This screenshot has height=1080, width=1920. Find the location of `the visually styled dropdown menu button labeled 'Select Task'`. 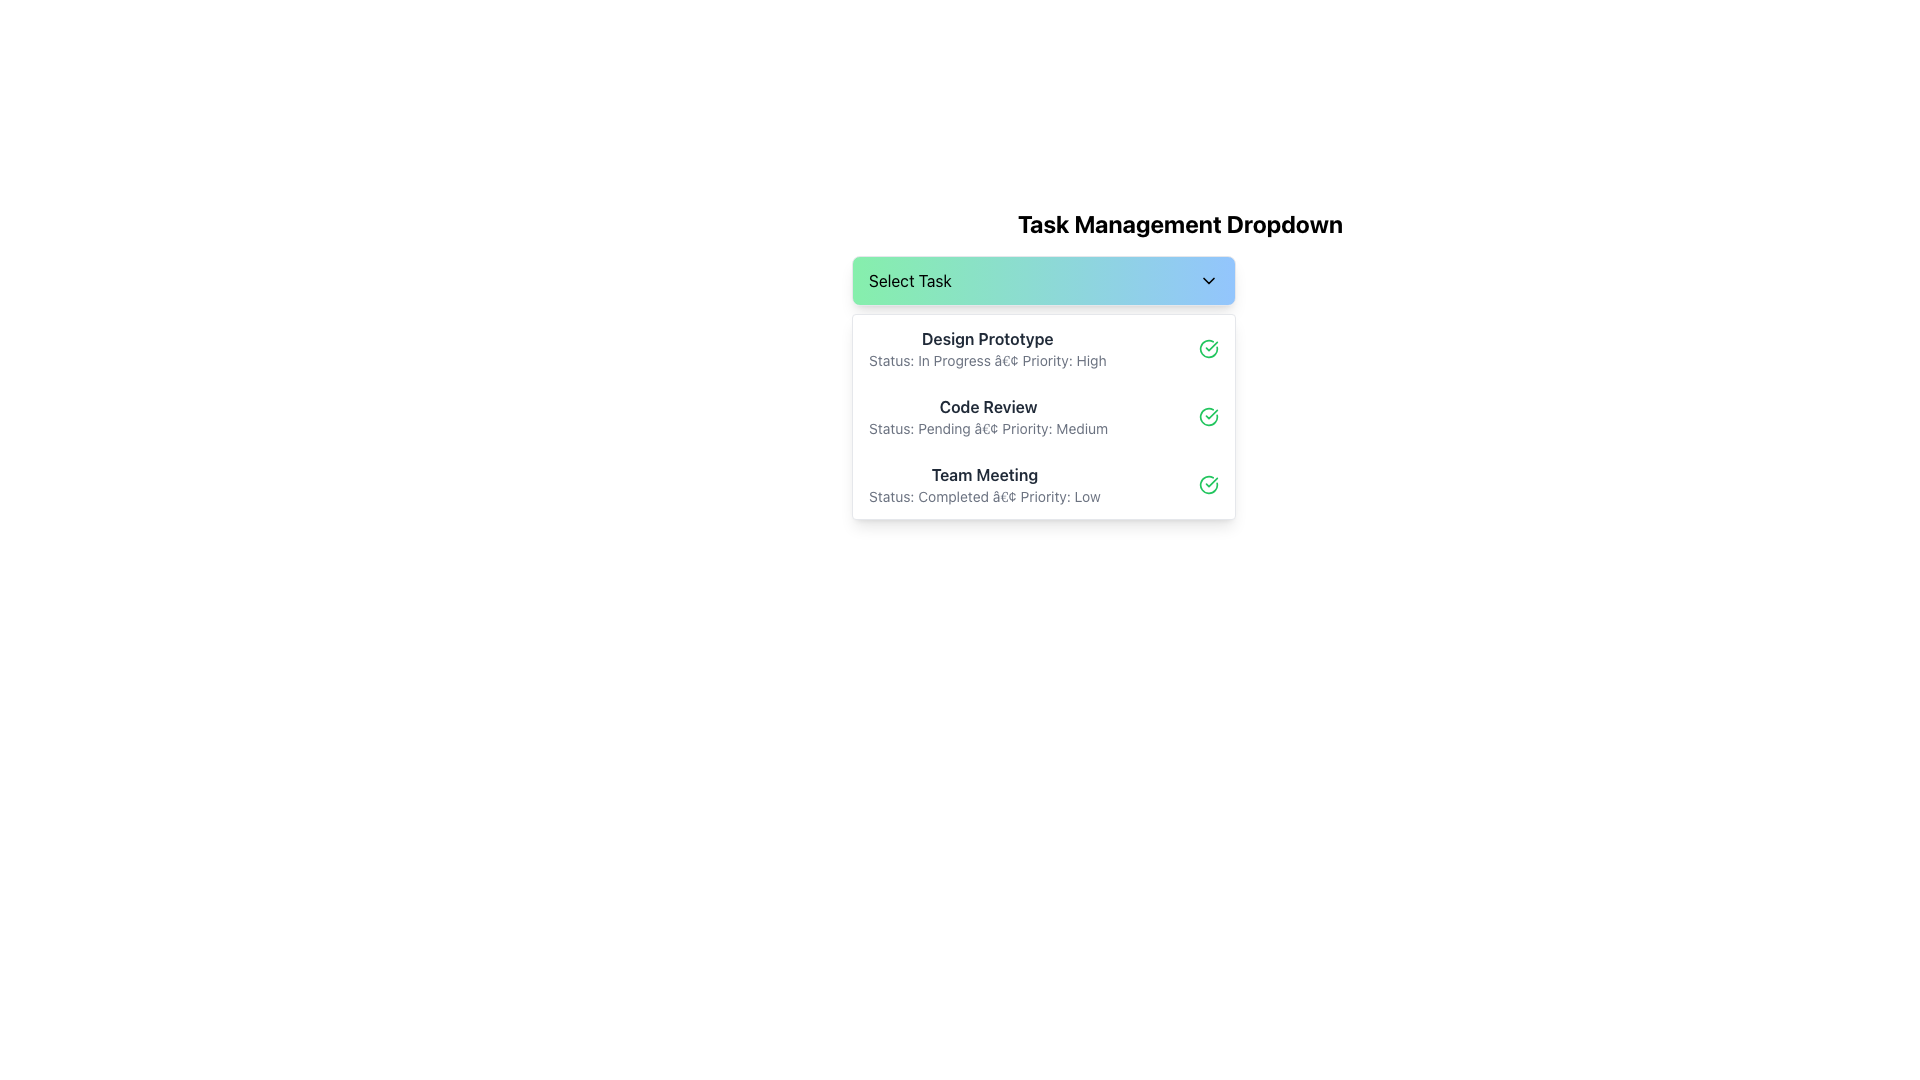

the visually styled dropdown menu button labeled 'Select Task' is located at coordinates (1042, 281).